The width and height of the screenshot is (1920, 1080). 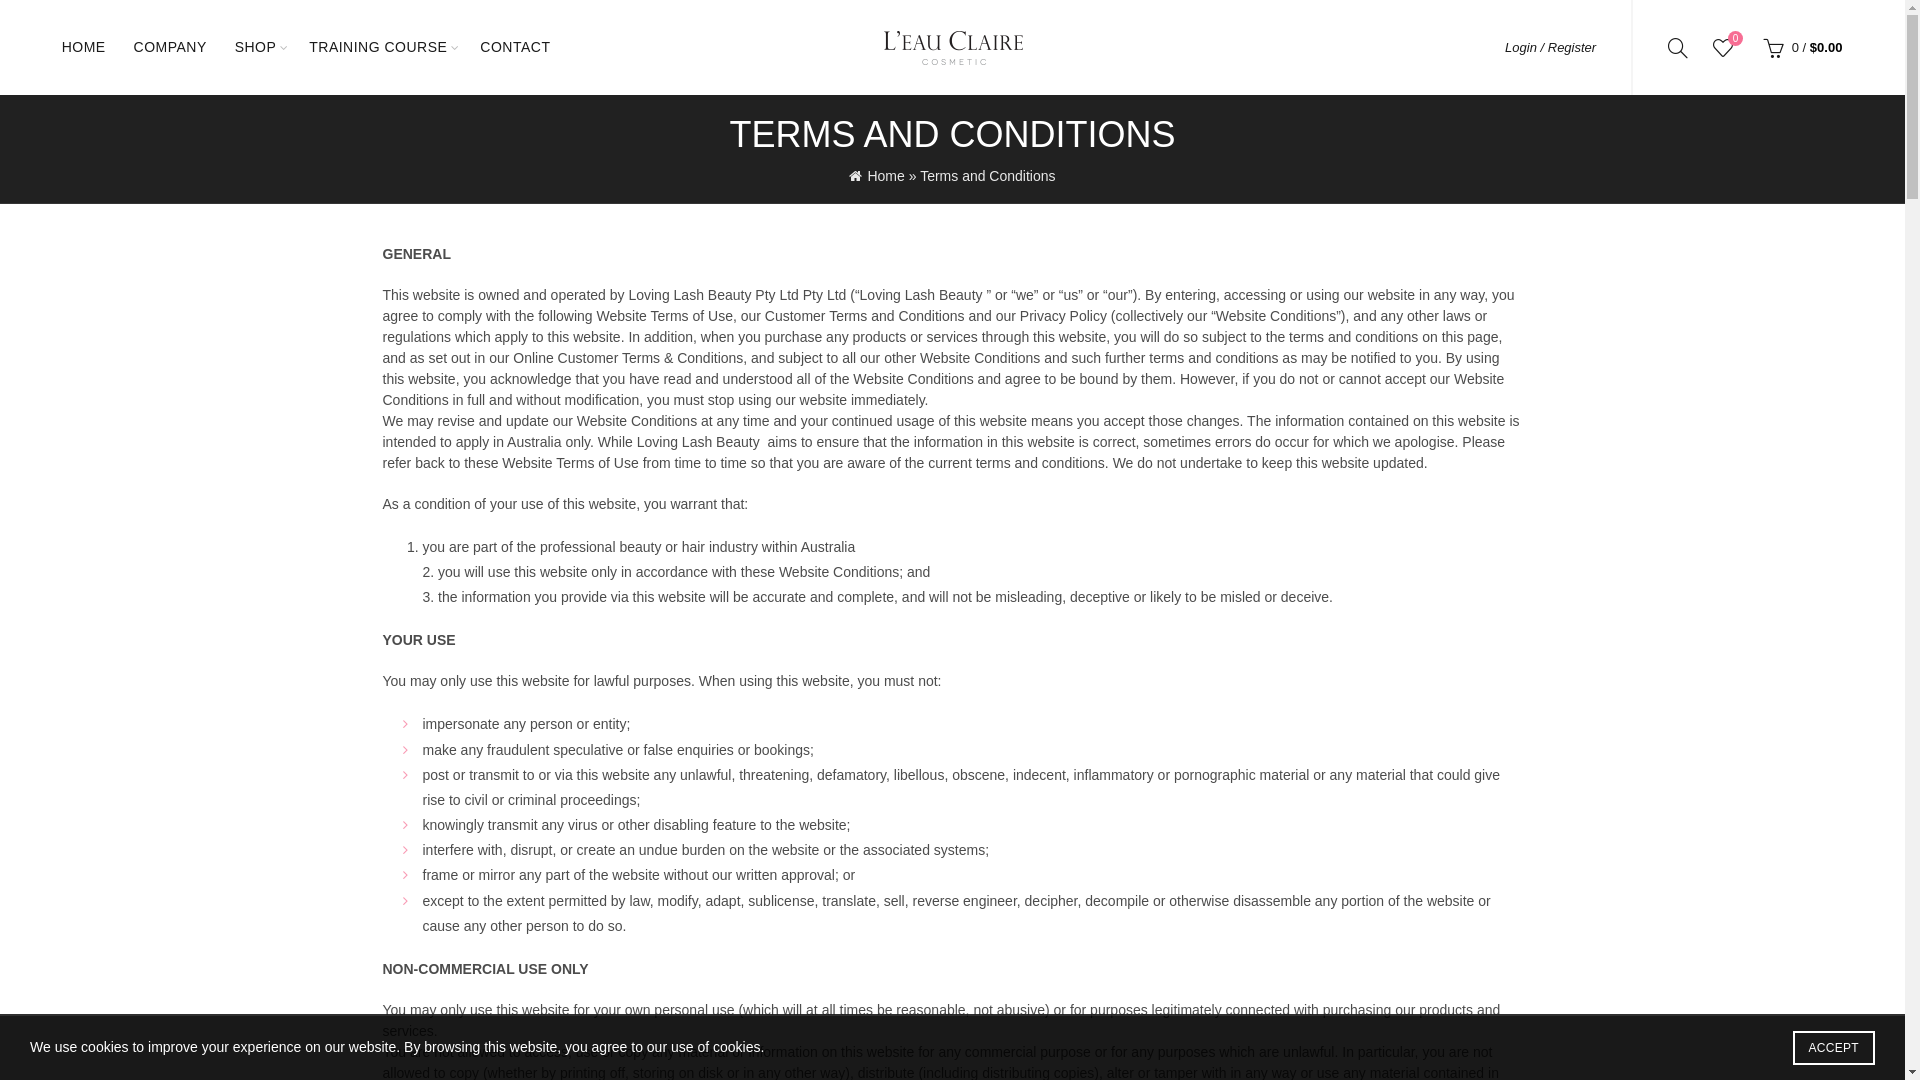 What do you see at coordinates (1833, 1047) in the screenshot?
I see `'ACCEPT'` at bounding box center [1833, 1047].